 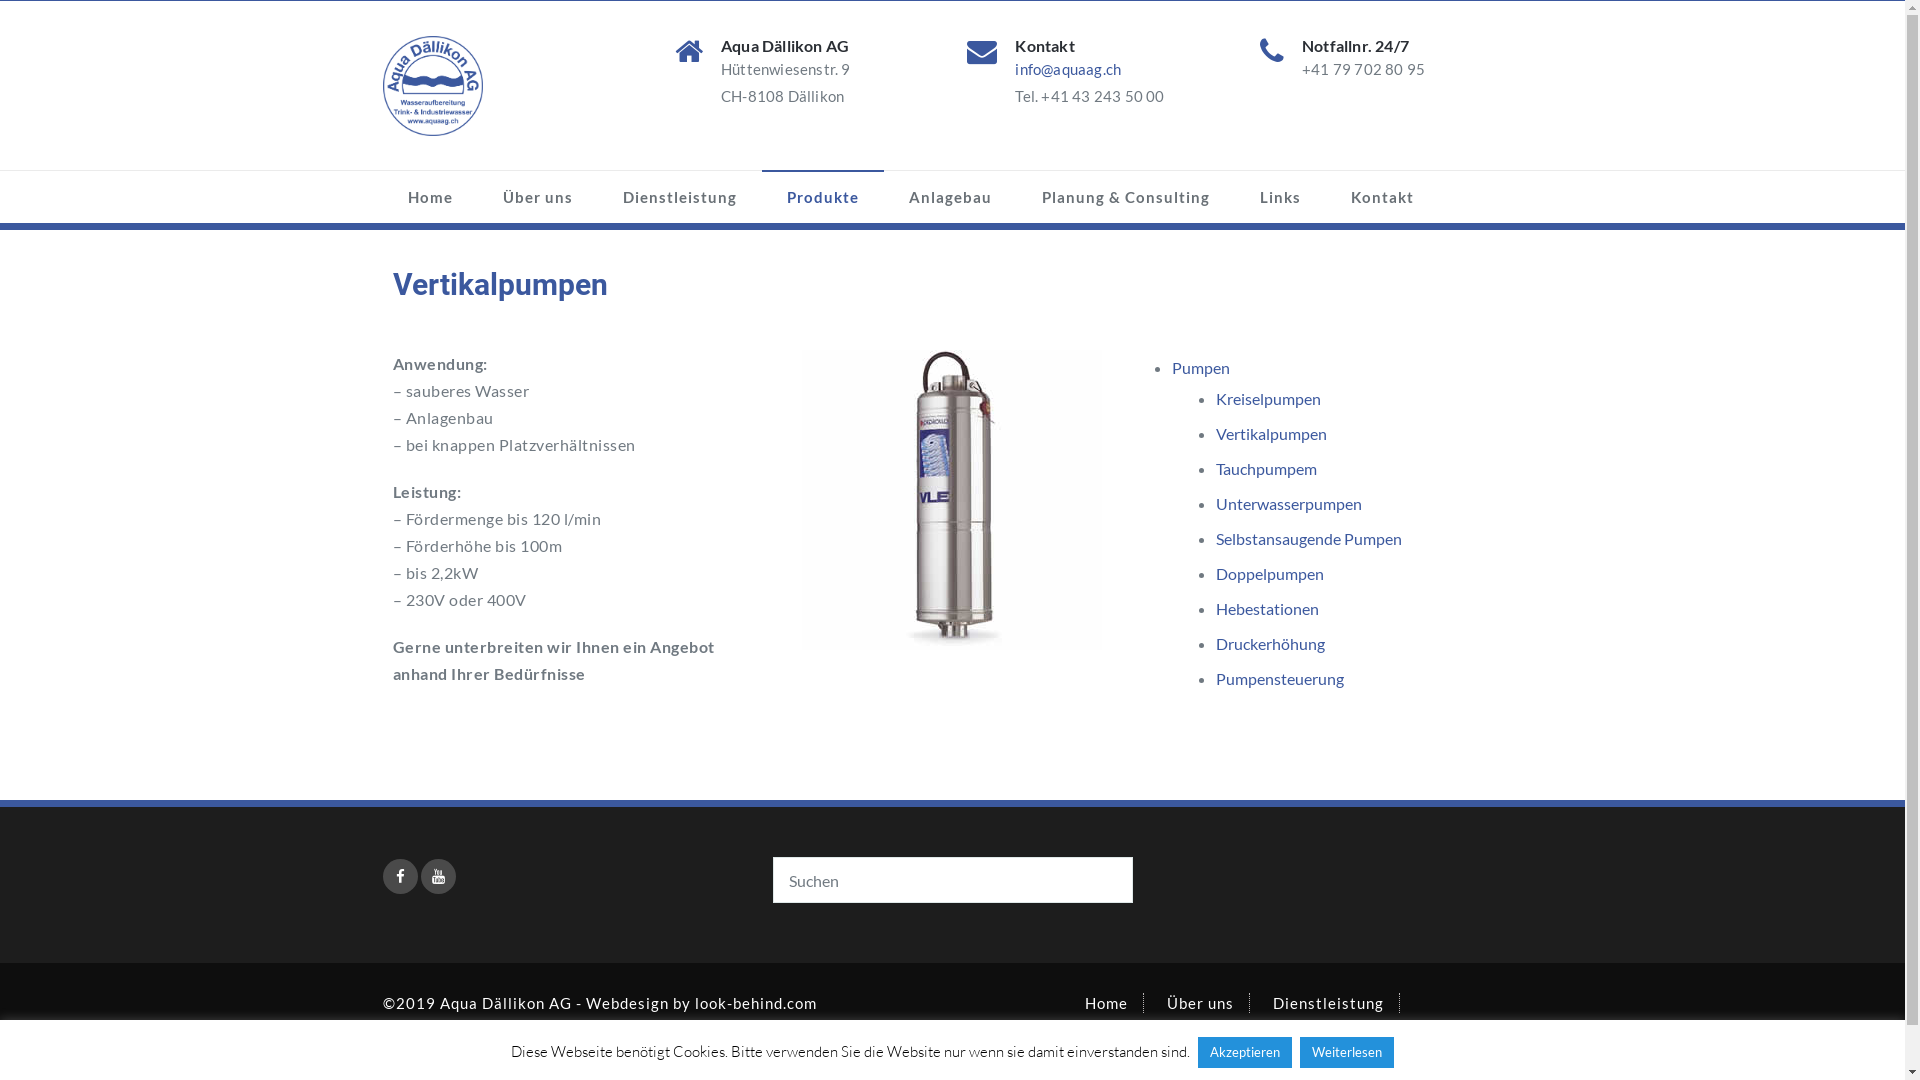 I want to click on 'Unterwasserpumpen', so click(x=1289, y=502).